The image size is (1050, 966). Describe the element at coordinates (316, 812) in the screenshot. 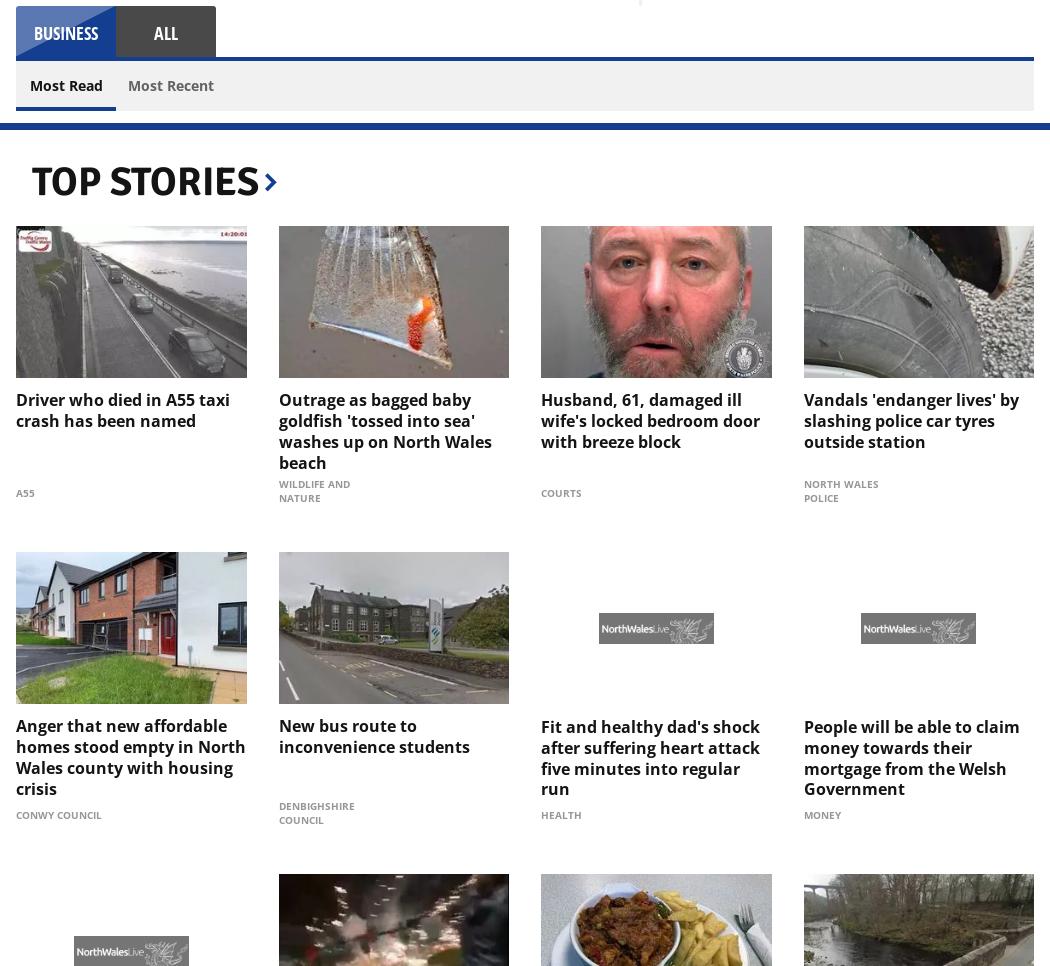

I see `'Denbighshire council'` at that location.